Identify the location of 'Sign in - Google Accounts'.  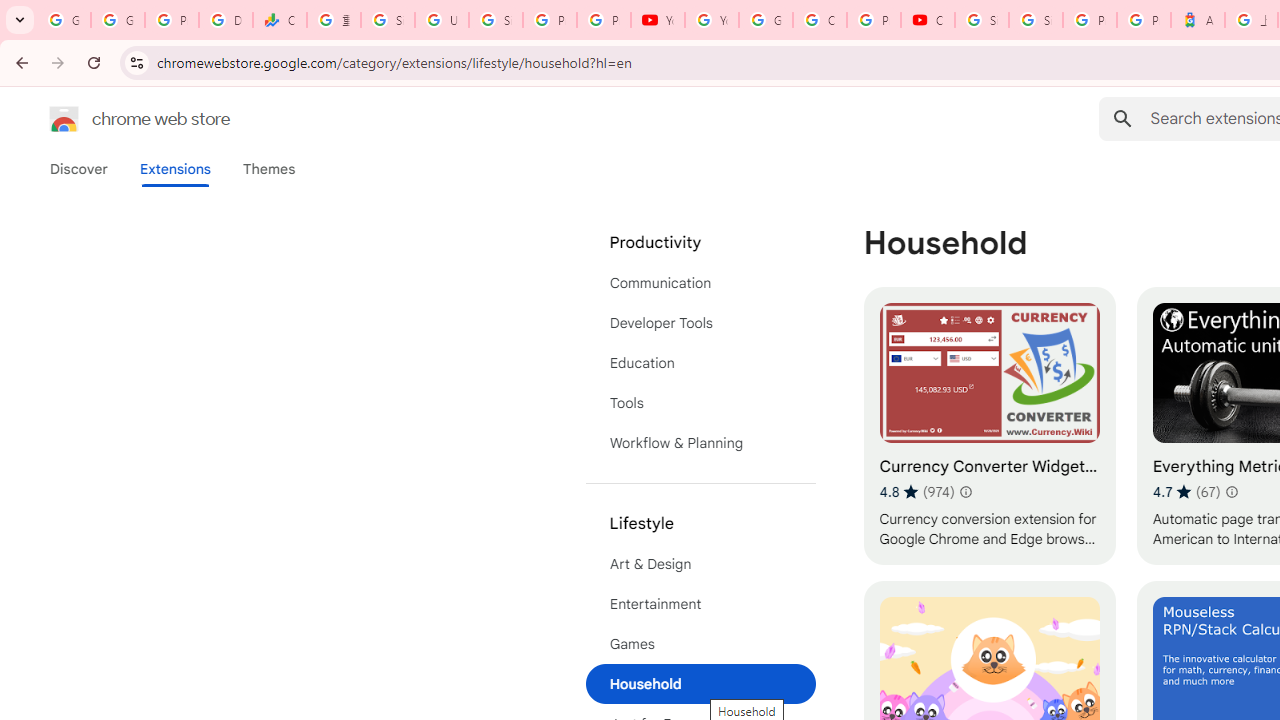
(1036, 20).